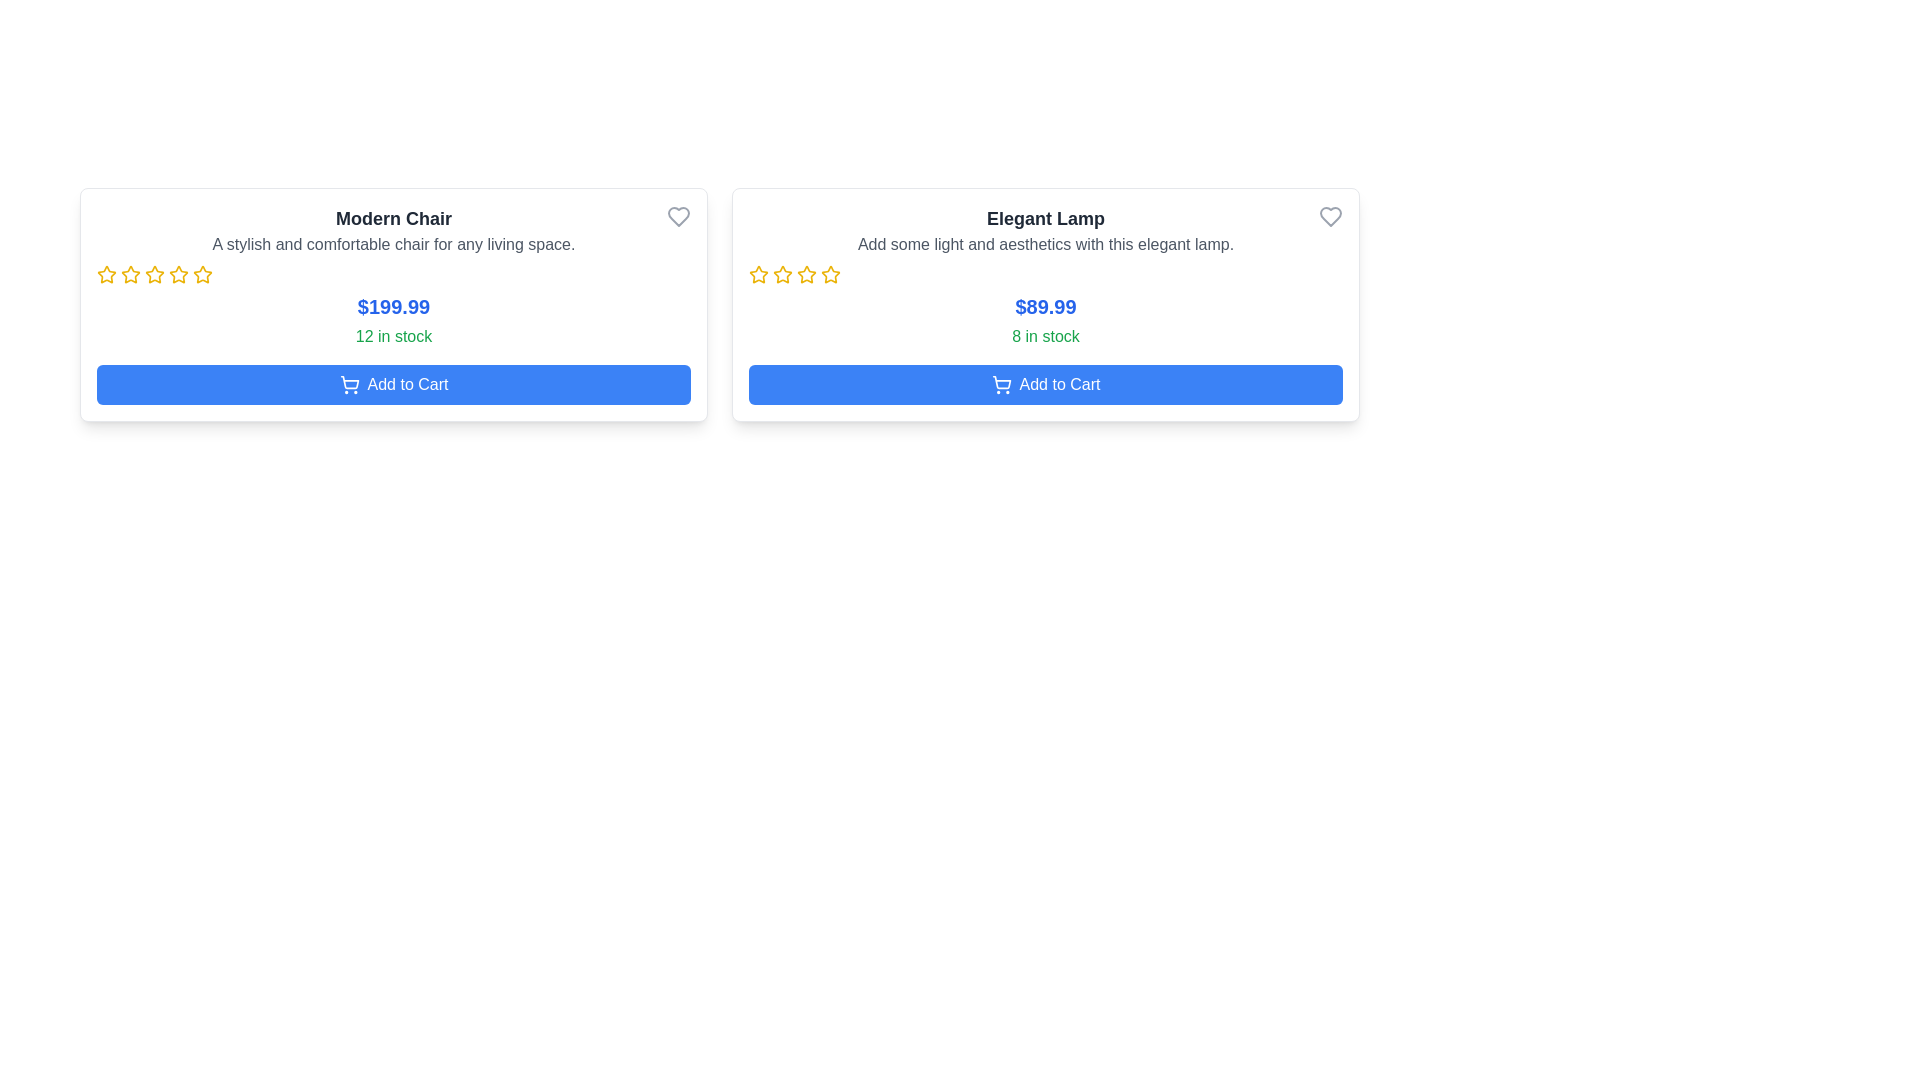  What do you see at coordinates (1330, 216) in the screenshot?
I see `the heart icon at the top-right corner of the 'Elegant Lamp' product card to mark the product as favorite` at bounding box center [1330, 216].